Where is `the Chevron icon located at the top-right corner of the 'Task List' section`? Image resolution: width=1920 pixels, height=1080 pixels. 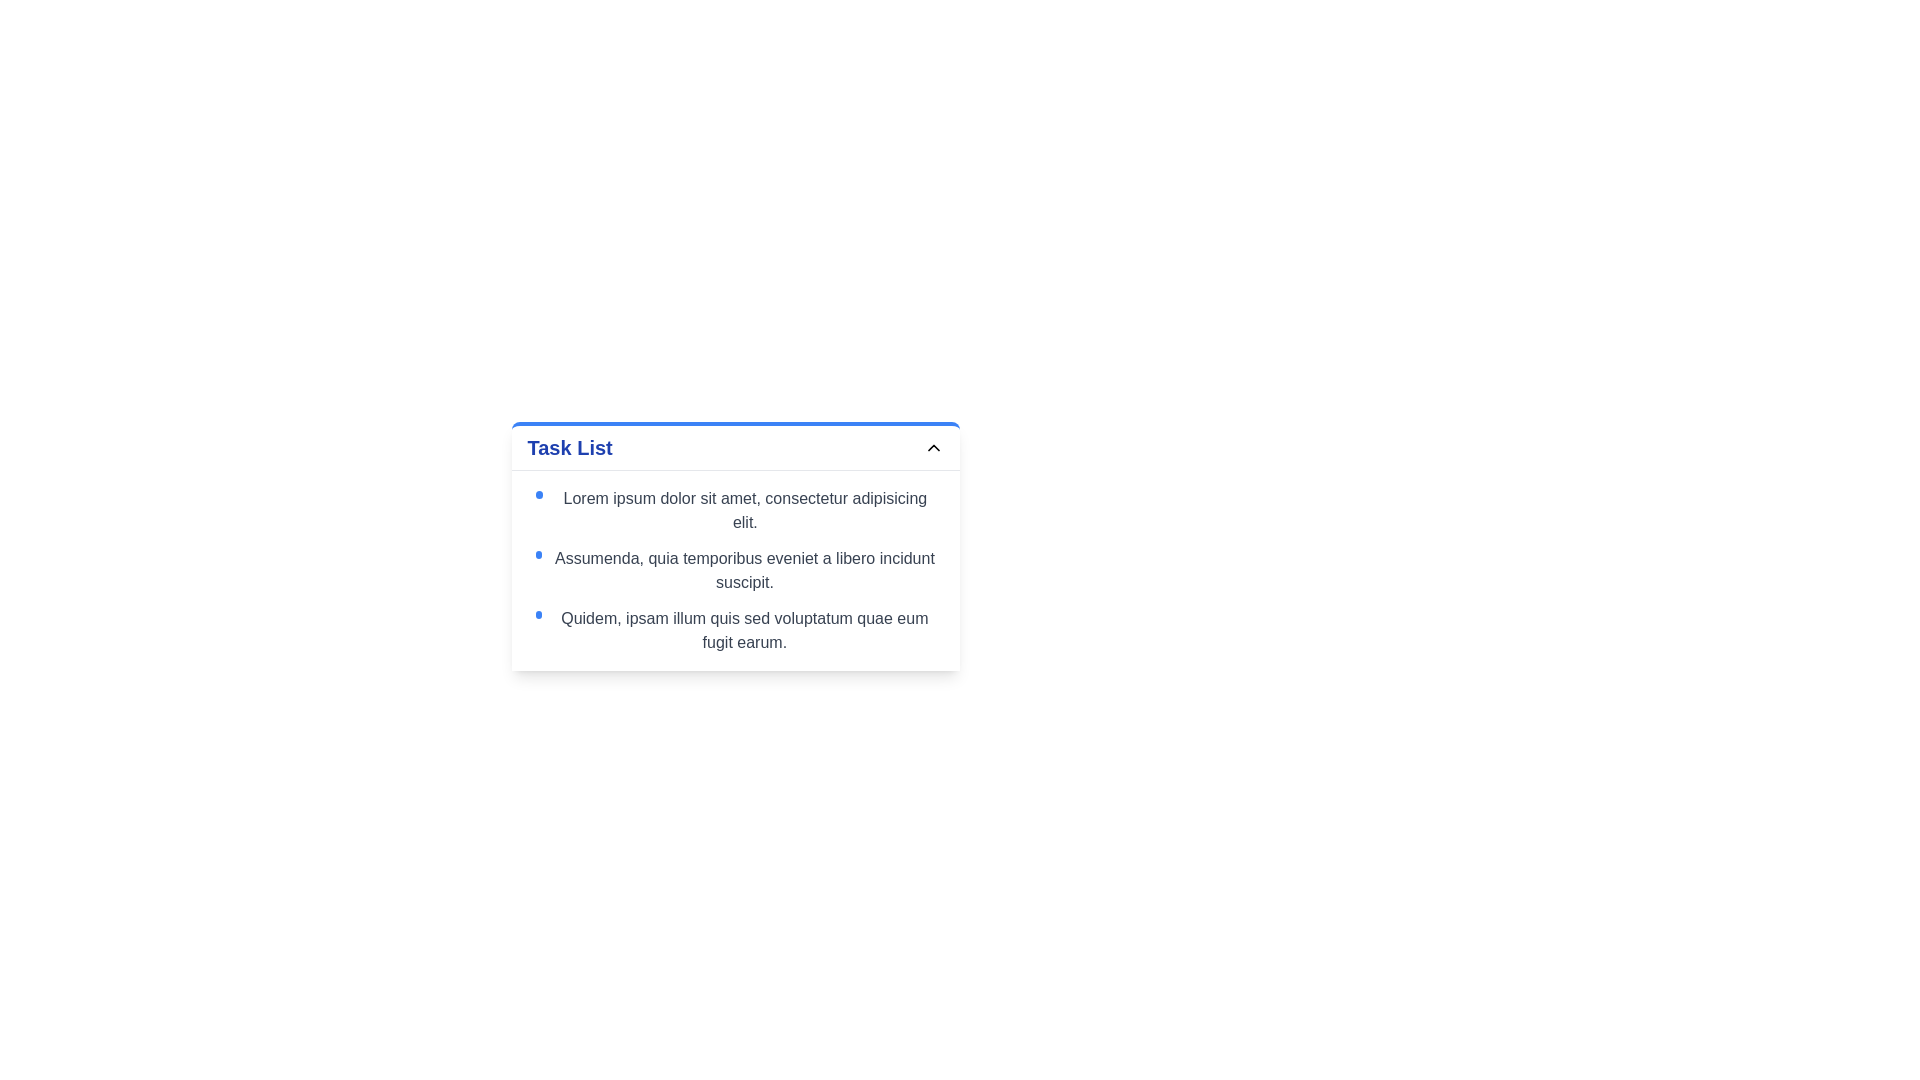 the Chevron icon located at the top-right corner of the 'Task List' section is located at coordinates (932, 446).